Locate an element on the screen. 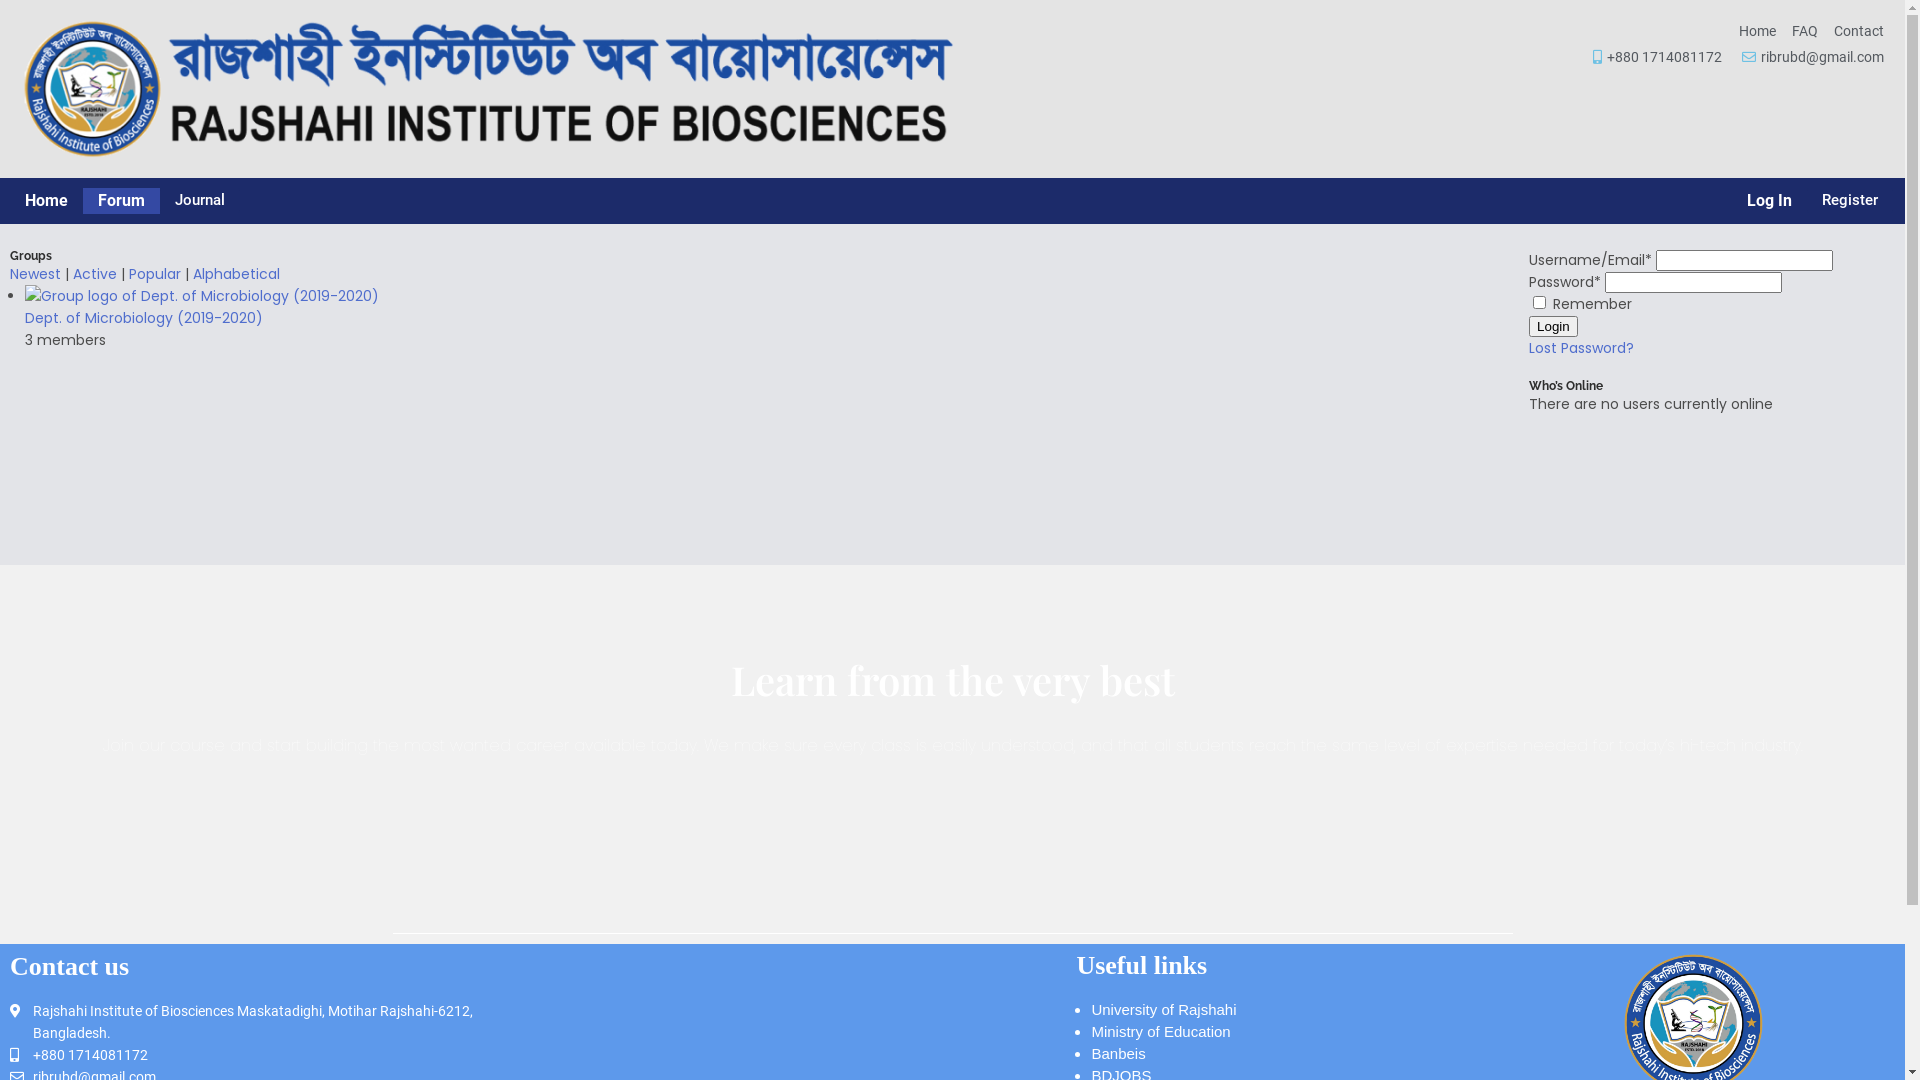 This screenshot has width=1920, height=1080. 'Banbeis' is located at coordinates (1117, 1052).